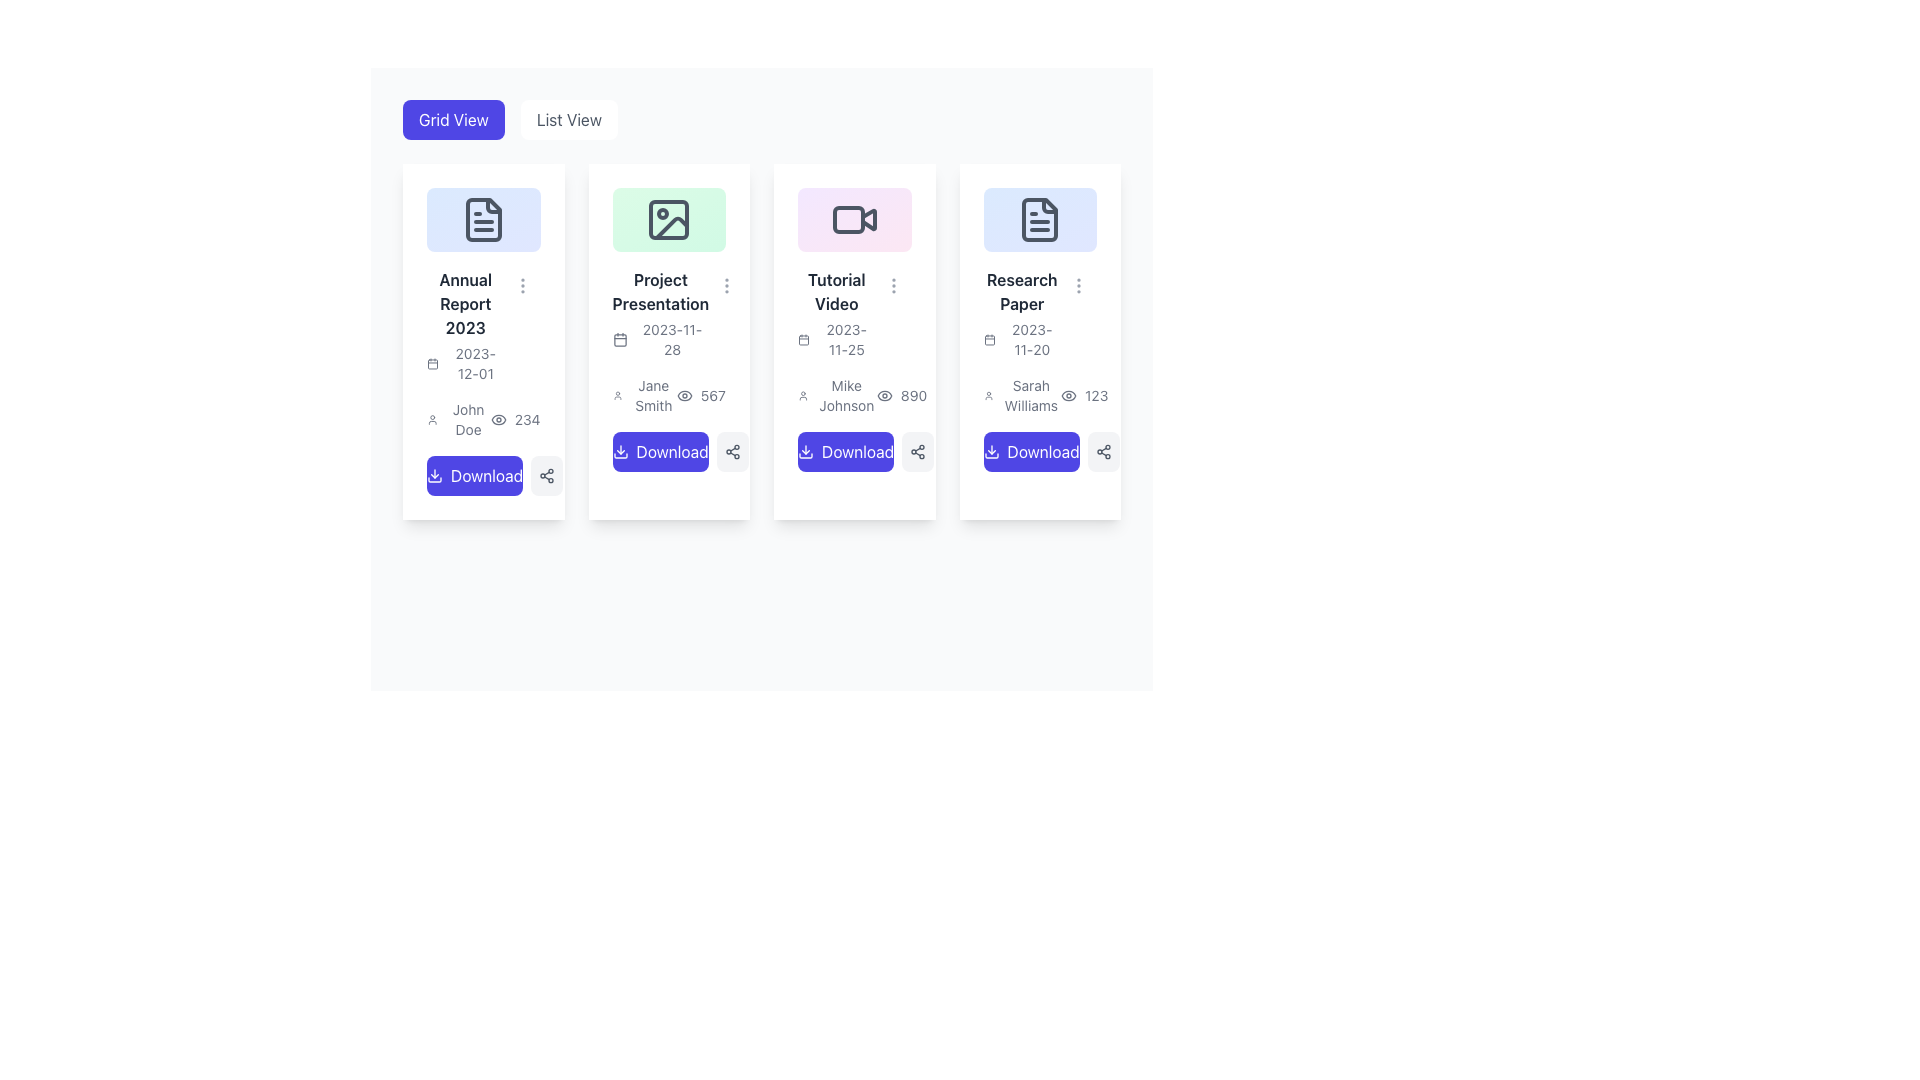 Image resolution: width=1920 pixels, height=1080 pixels. What do you see at coordinates (1040, 451) in the screenshot?
I see `the 'Download' button with a purple background and white text, located at the bottom of the 'Research Paper' card to download the document` at bounding box center [1040, 451].